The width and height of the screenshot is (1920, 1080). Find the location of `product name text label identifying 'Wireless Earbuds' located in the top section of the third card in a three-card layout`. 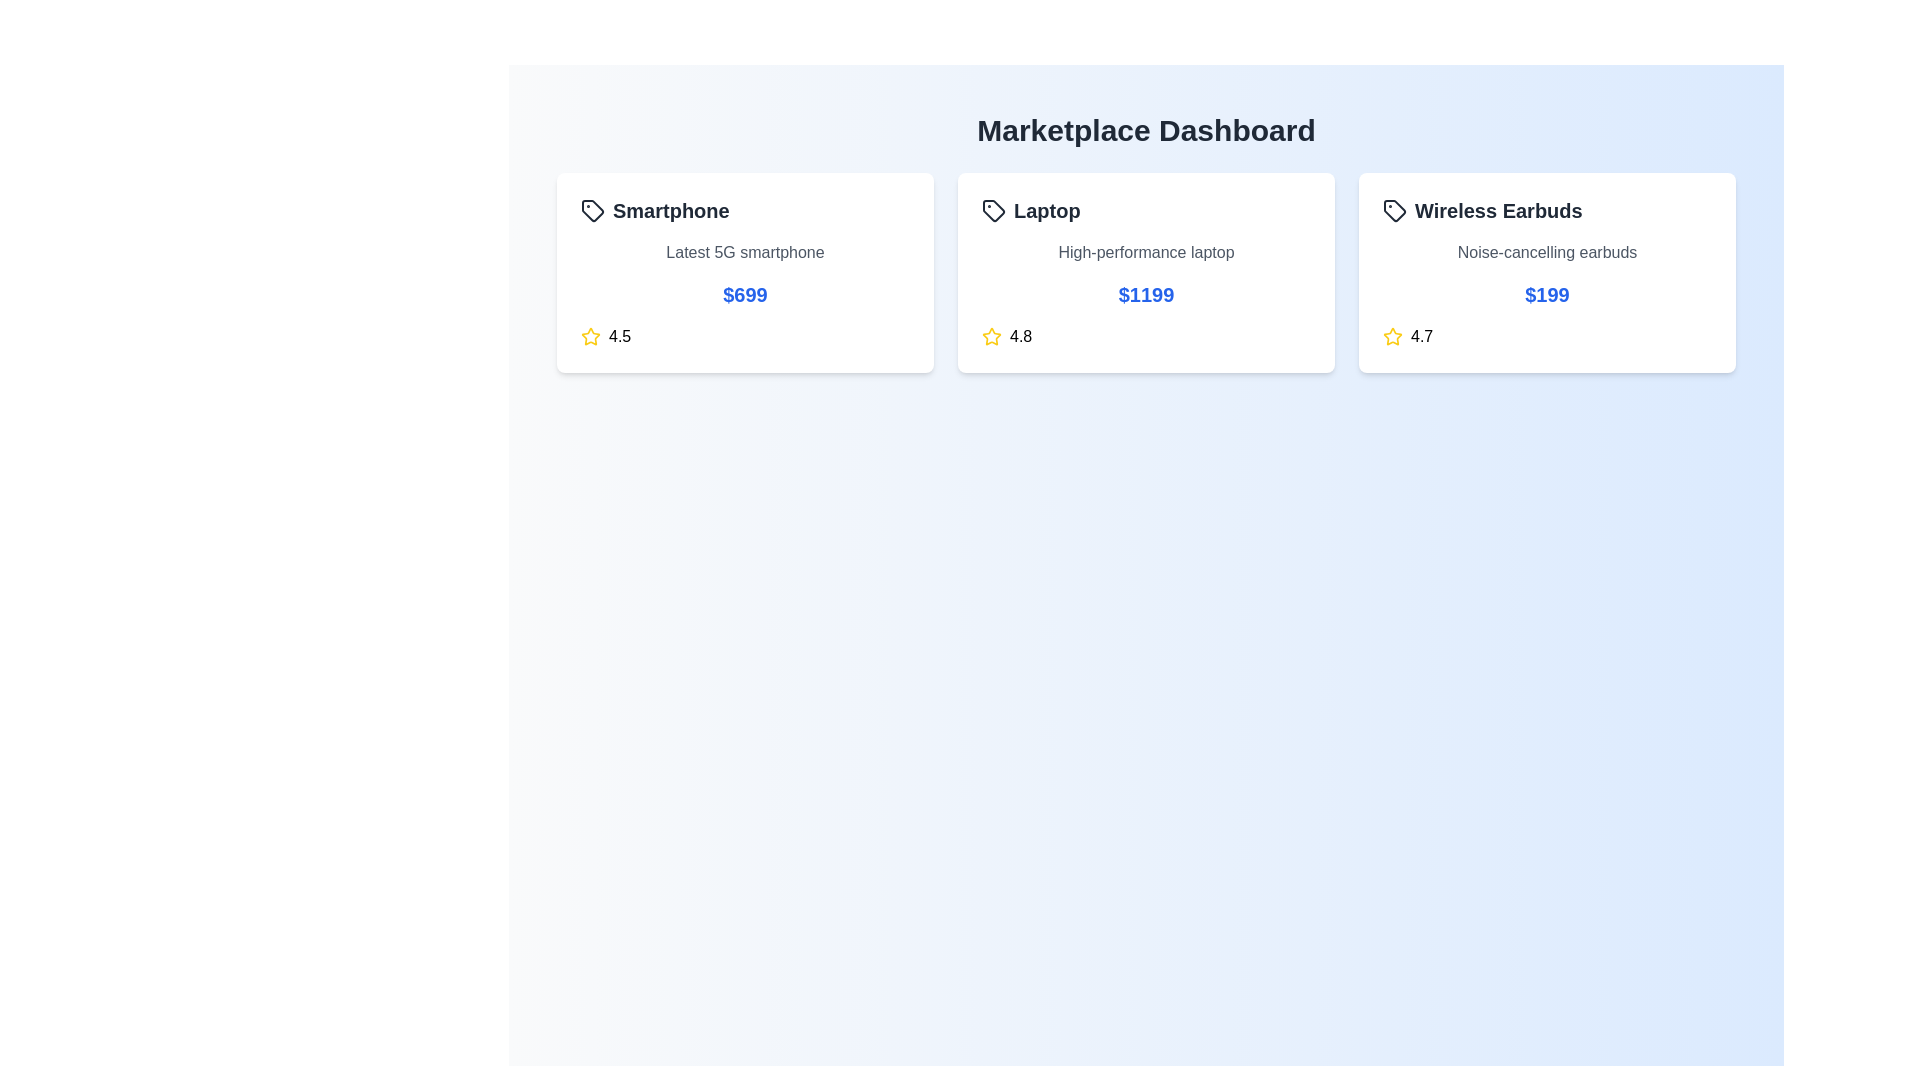

product name text label identifying 'Wireless Earbuds' located in the top section of the third card in a three-card layout is located at coordinates (1546, 211).